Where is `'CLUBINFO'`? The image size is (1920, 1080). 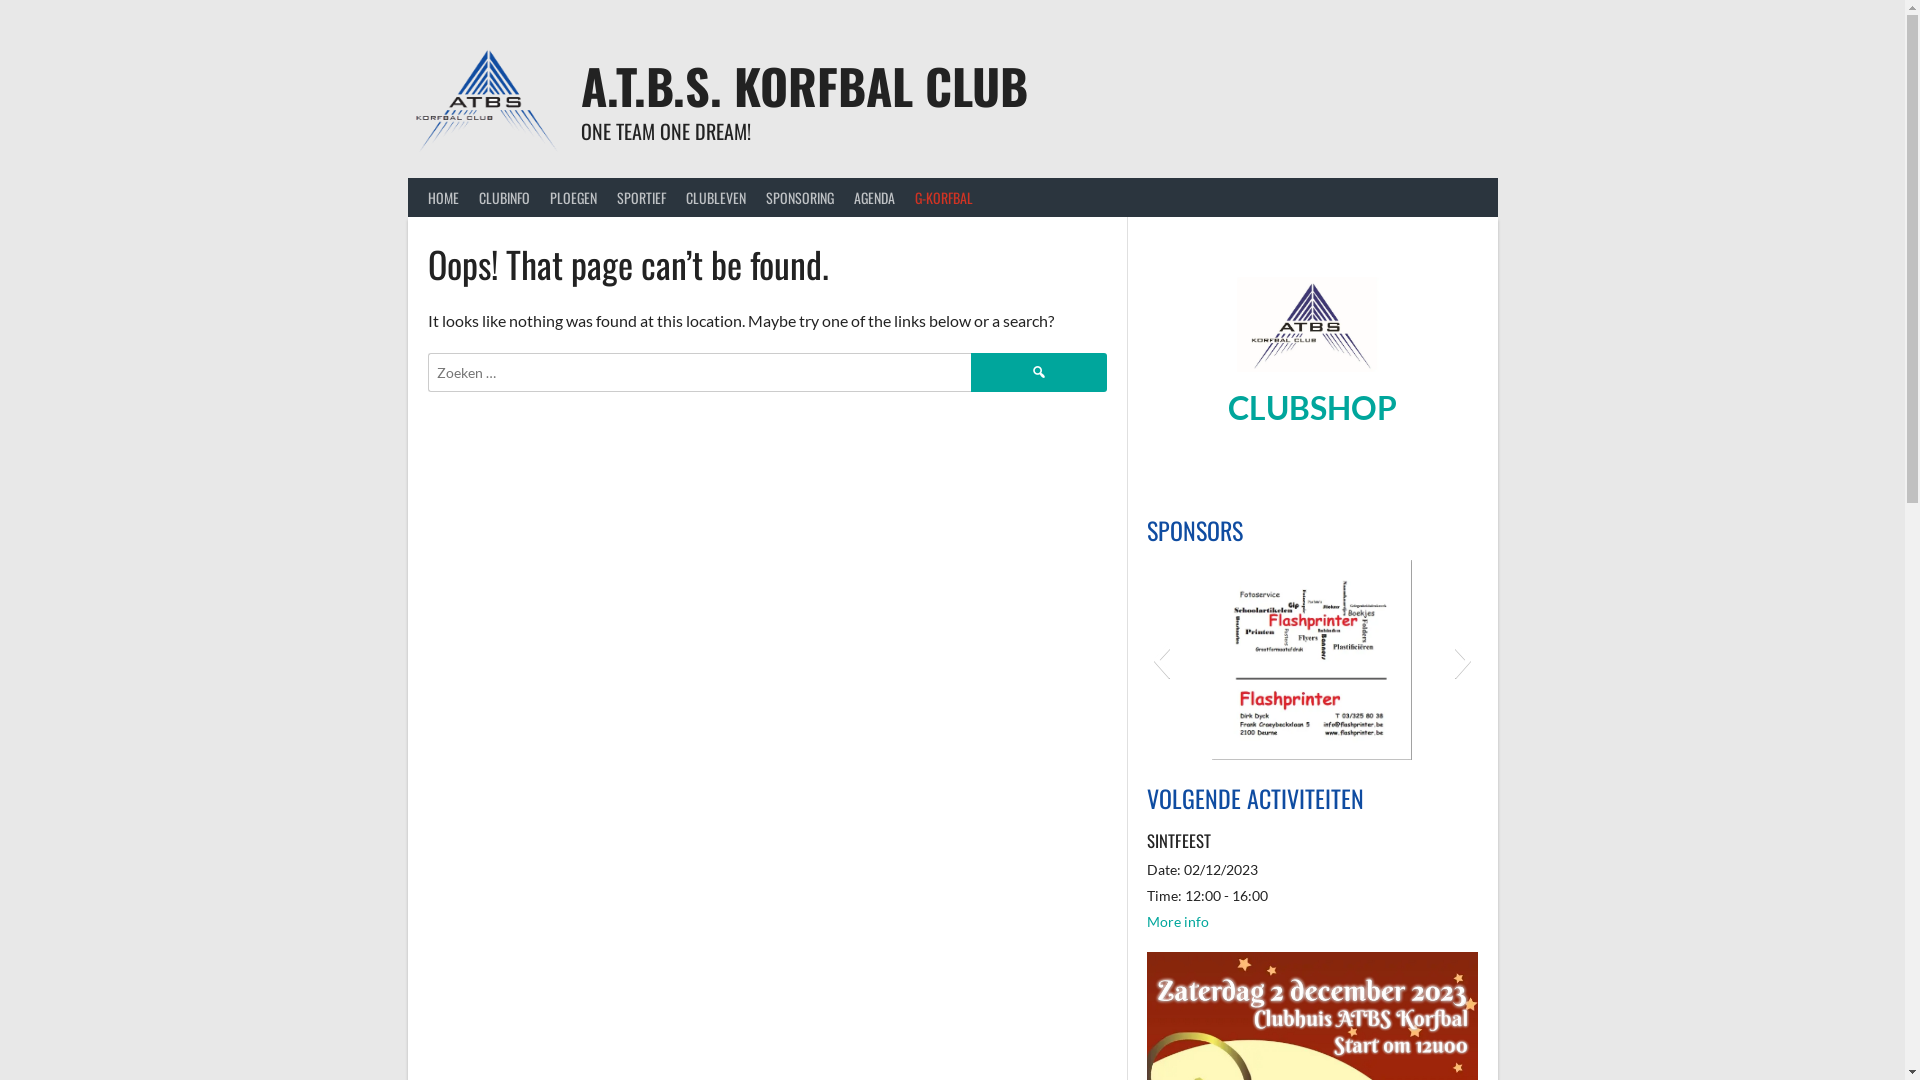
'CLUBINFO' is located at coordinates (503, 197).